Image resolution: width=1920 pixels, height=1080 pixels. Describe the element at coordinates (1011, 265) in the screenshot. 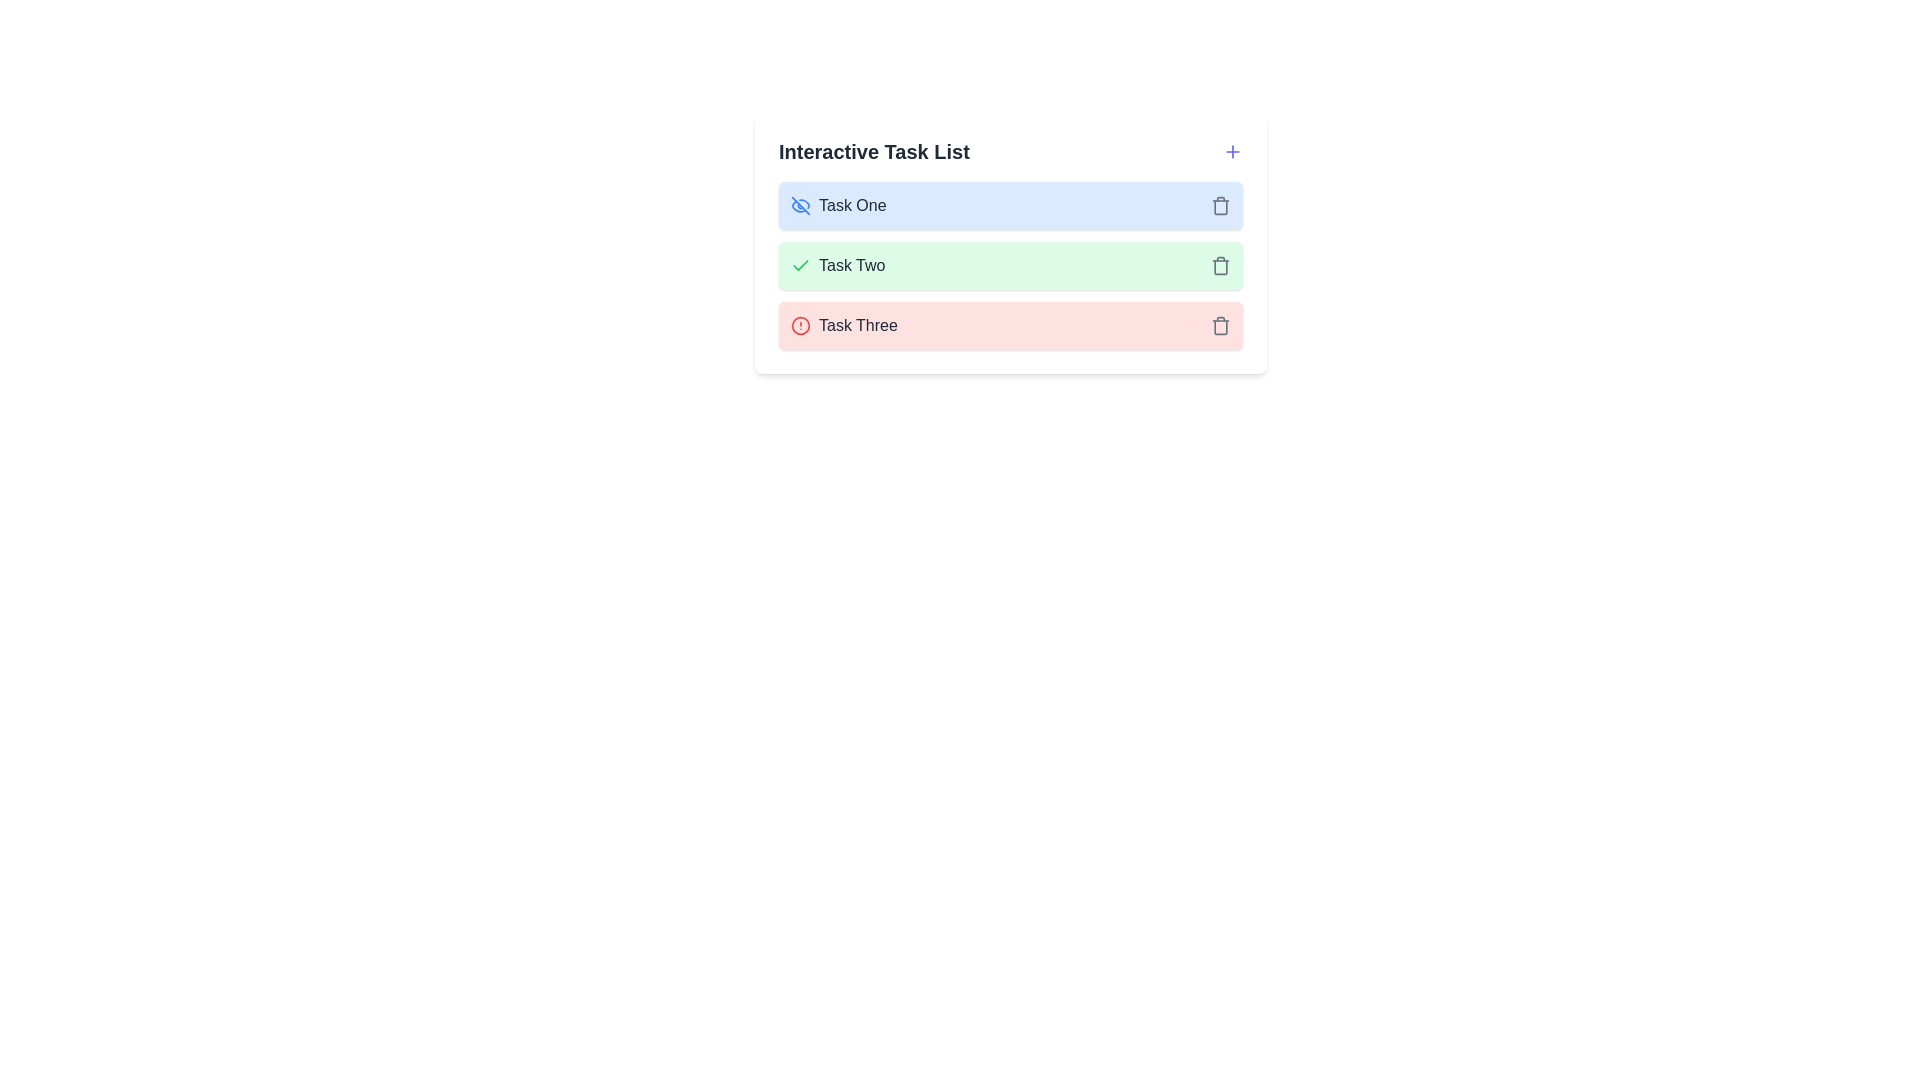

I see `to select the task labeled 'Task Two' in the vertical list of tasks` at that location.